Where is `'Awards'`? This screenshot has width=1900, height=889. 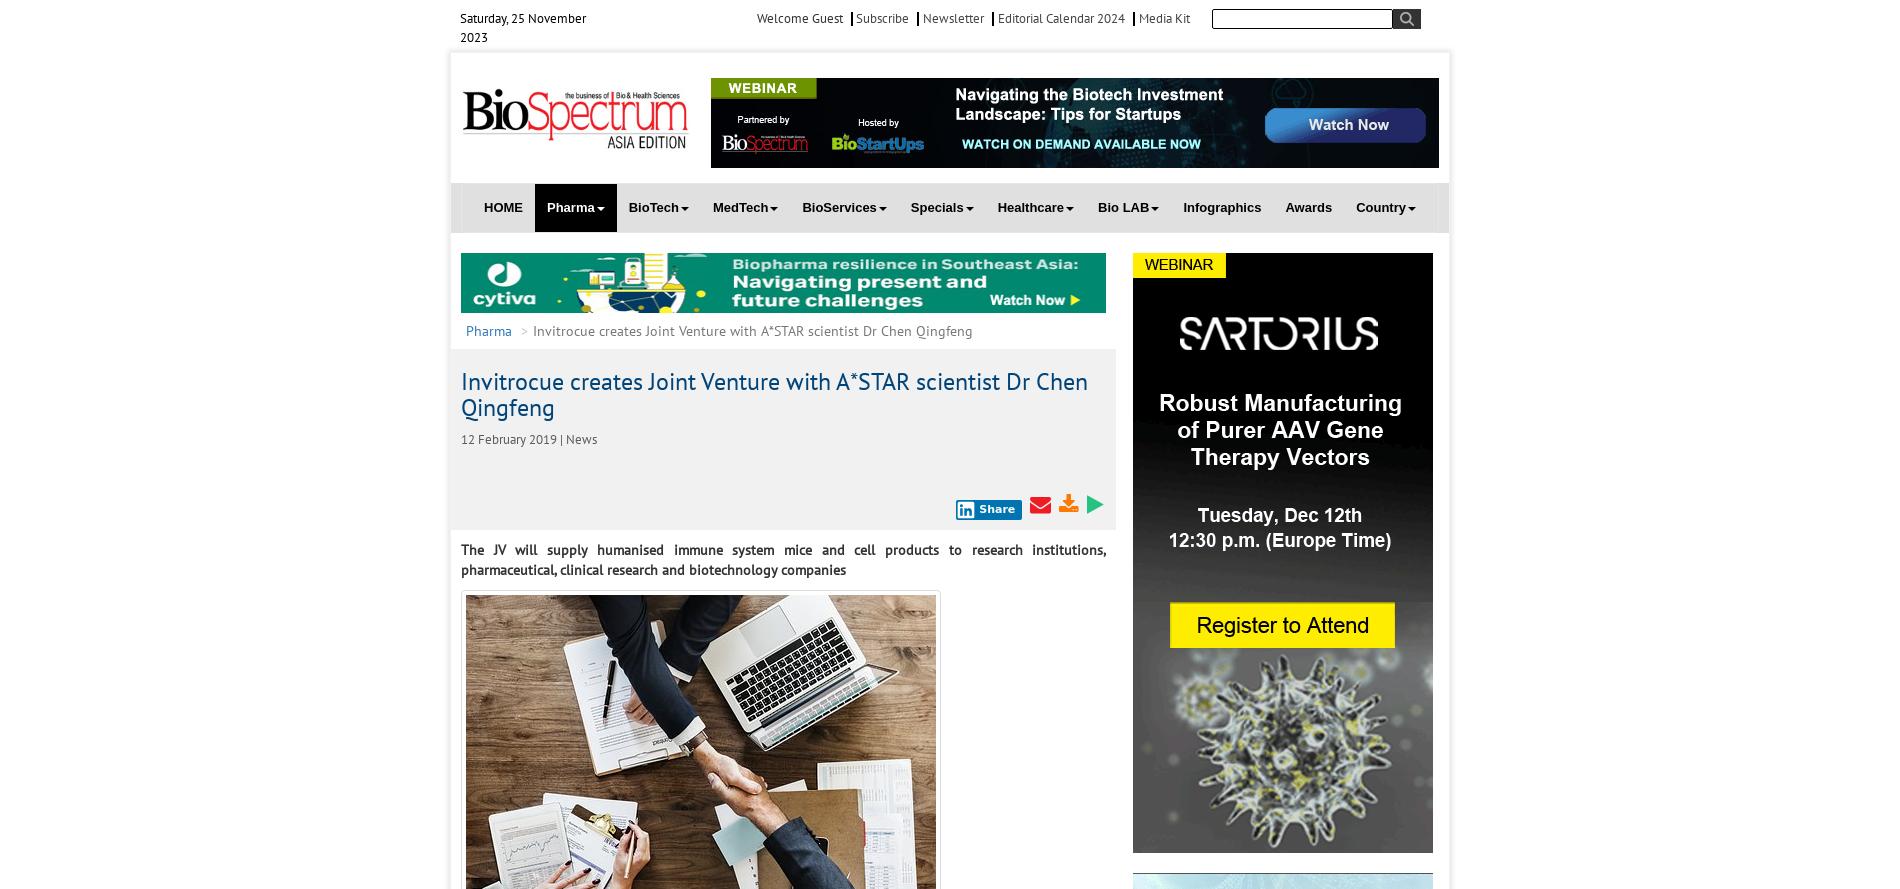 'Awards' is located at coordinates (1307, 206).